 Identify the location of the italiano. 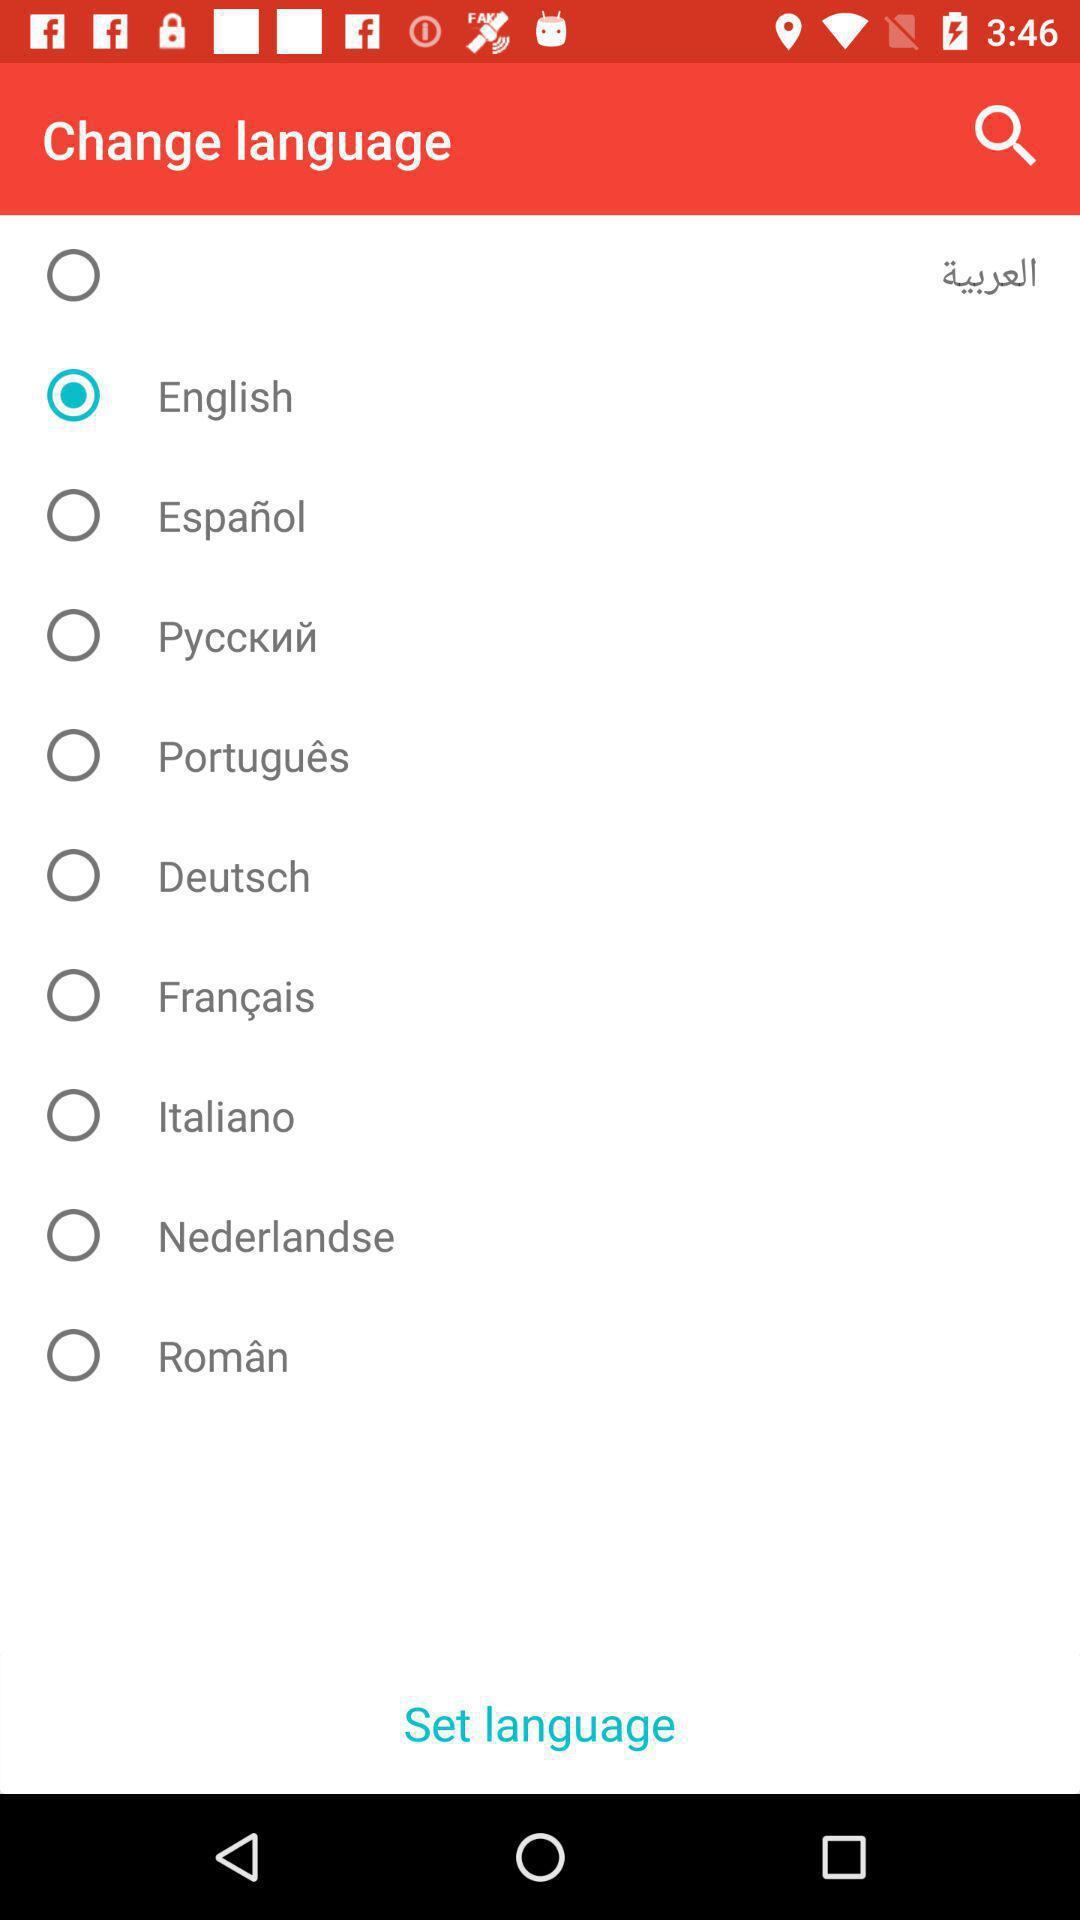
(555, 1114).